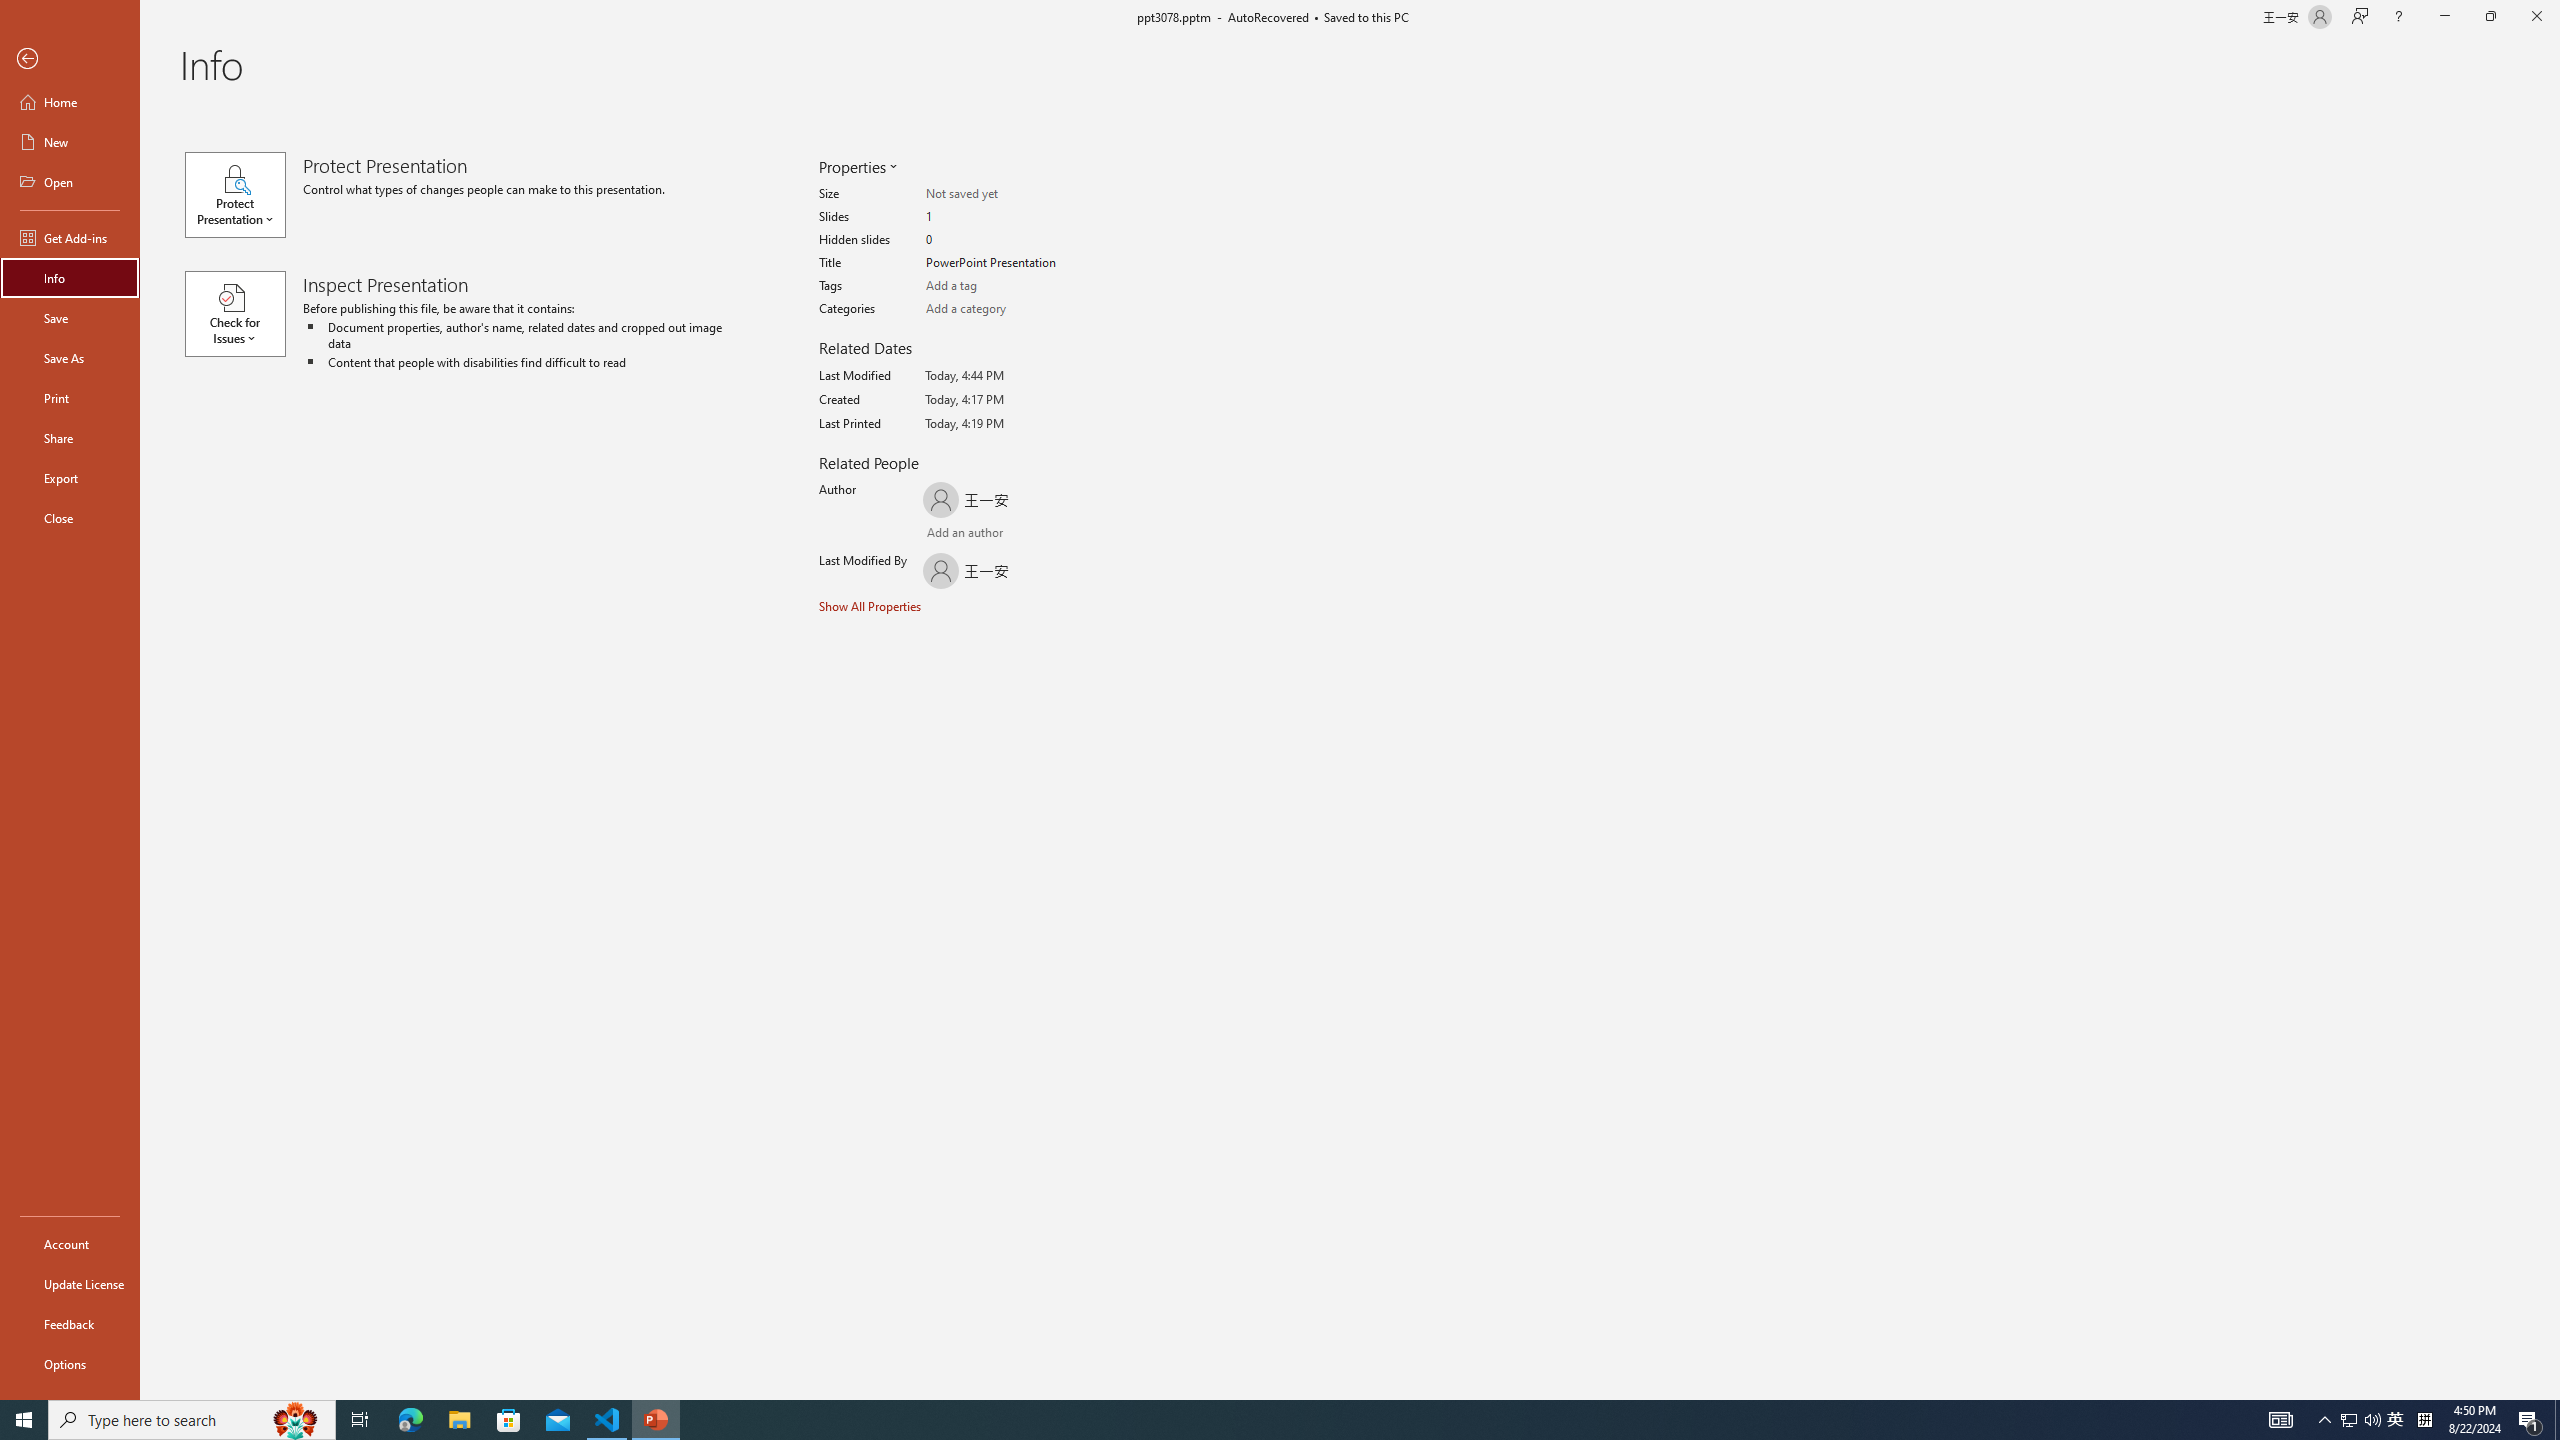 This screenshot has width=2560, height=1440. I want to click on 'Tags', so click(1003, 286).